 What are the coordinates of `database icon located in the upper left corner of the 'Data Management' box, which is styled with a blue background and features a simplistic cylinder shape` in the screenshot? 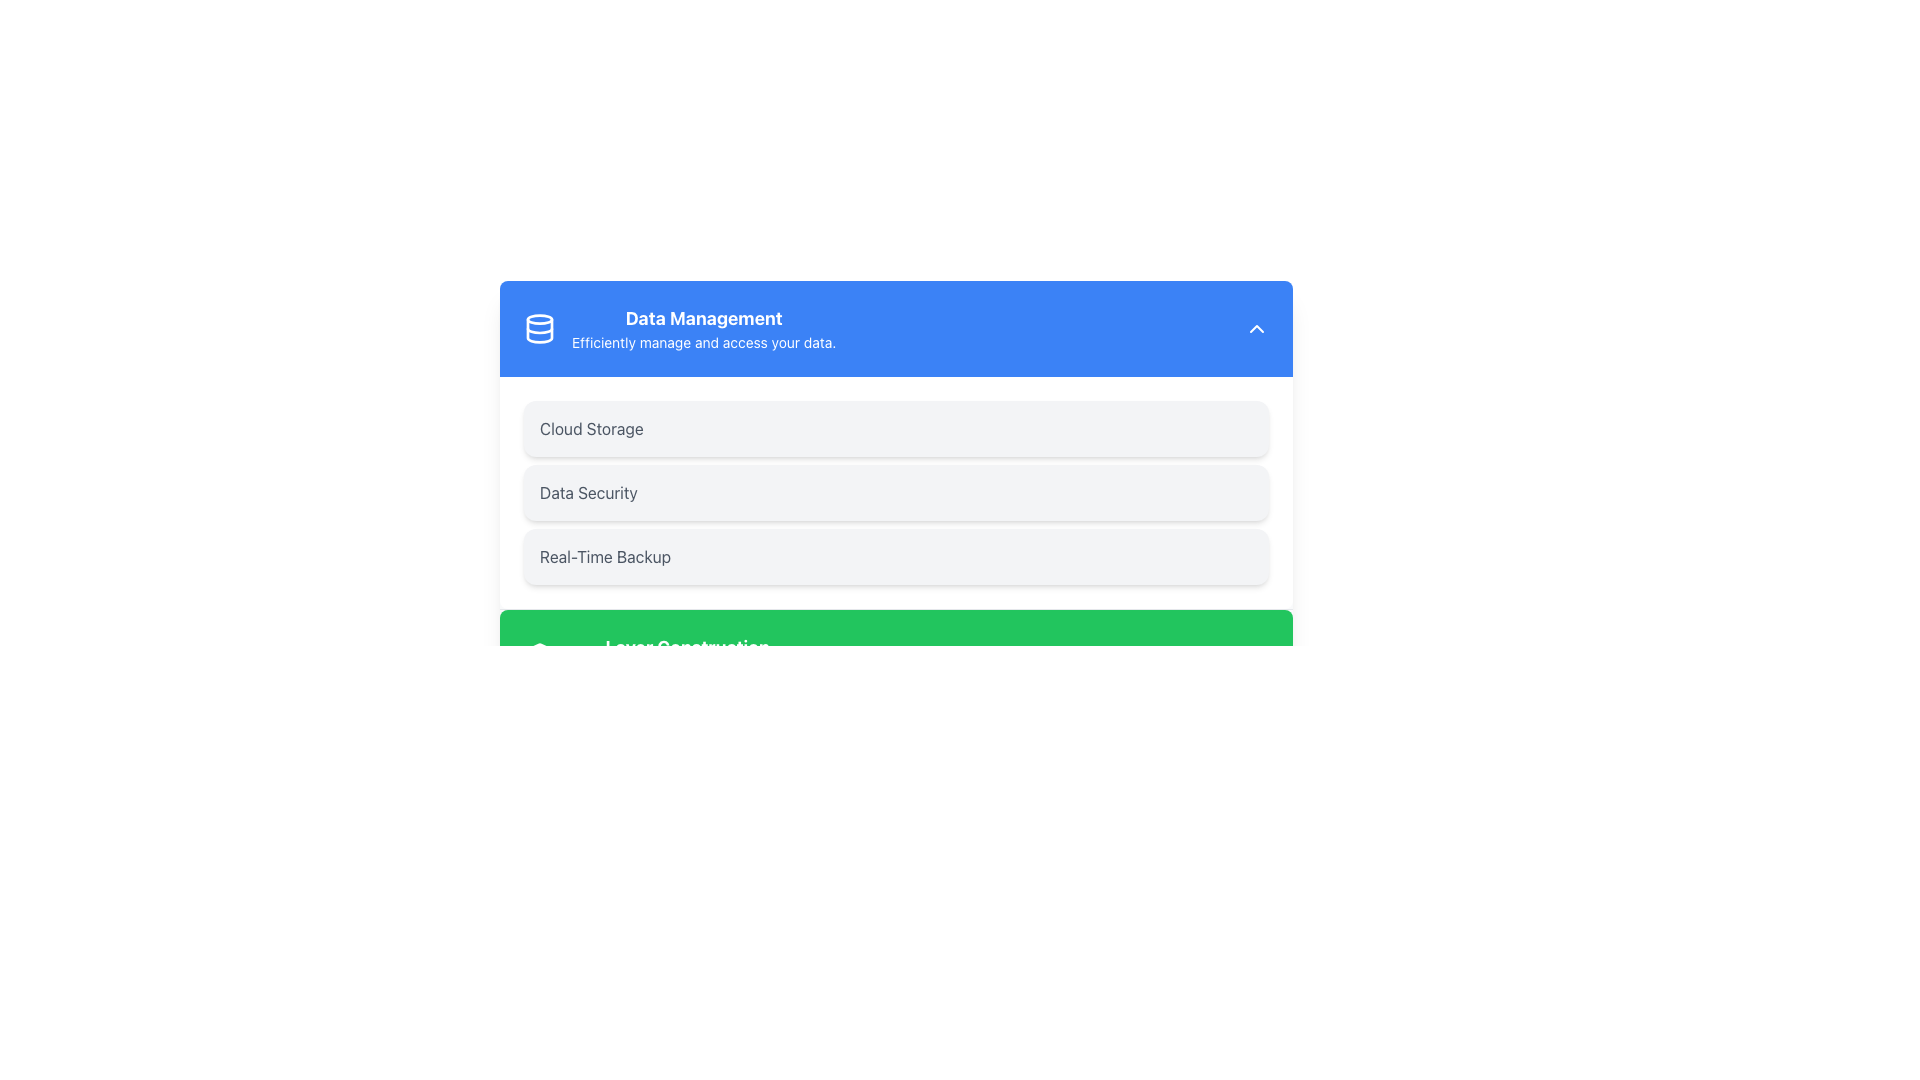 It's located at (539, 327).